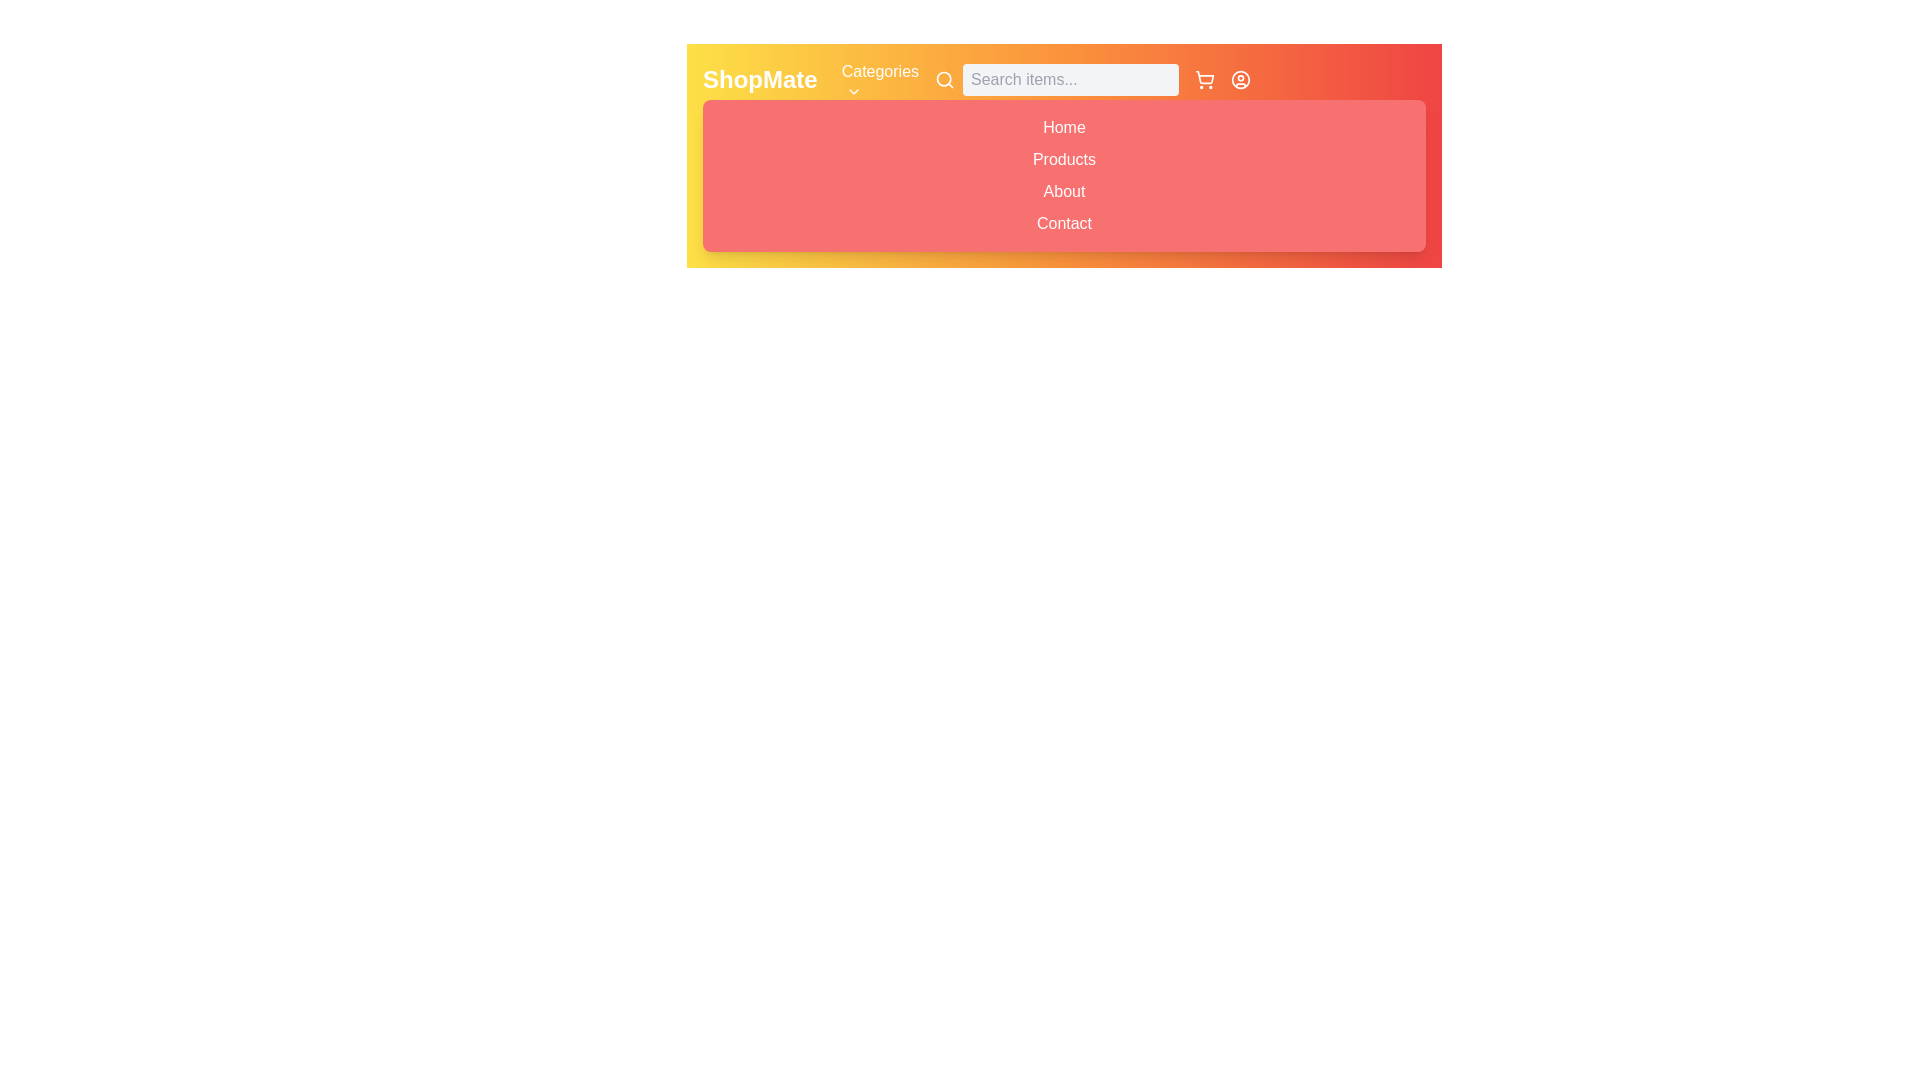 The height and width of the screenshot is (1080, 1920). I want to click on the Navigation link positioned third in the vertical menu stack, so click(1063, 192).